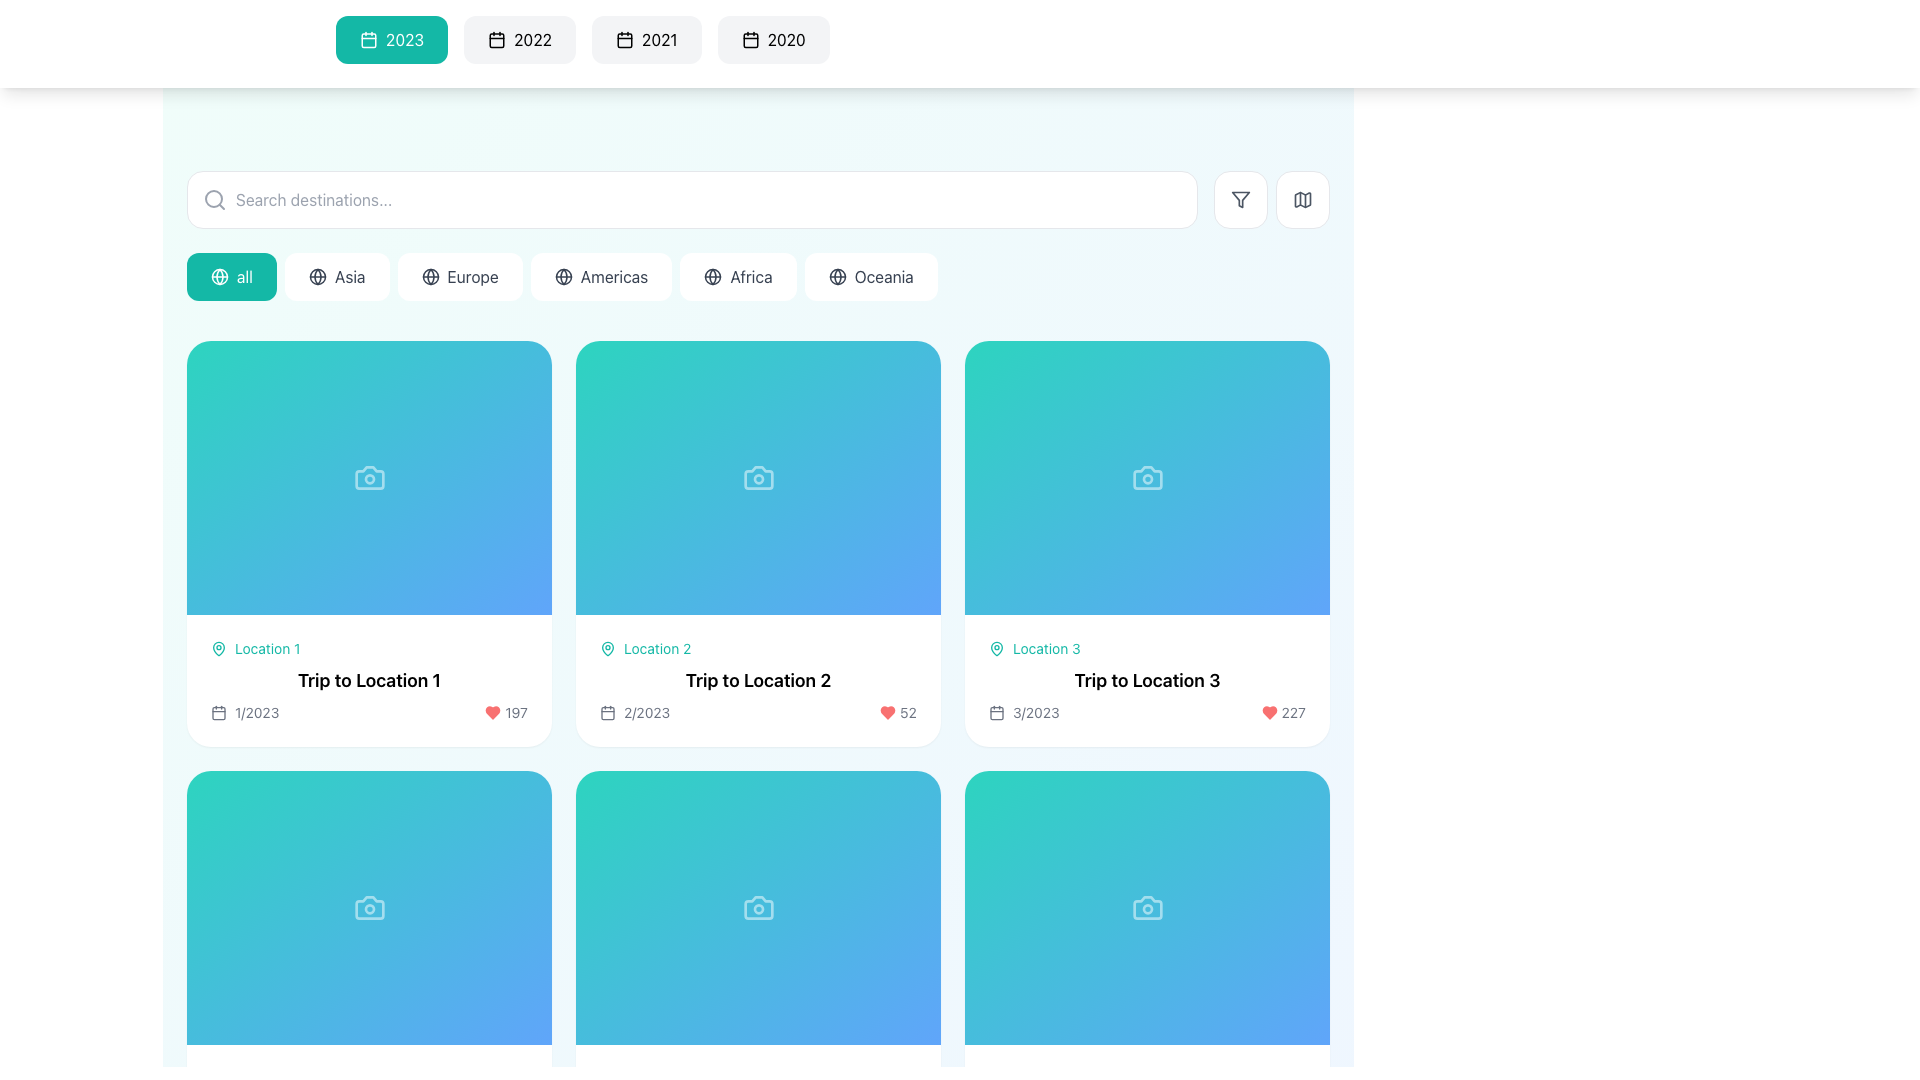 This screenshot has width=1920, height=1080. I want to click on the SVG Rectangle element that is part of the calendar icon in the second trip card associated with 'Trip to Location 2.', so click(607, 712).